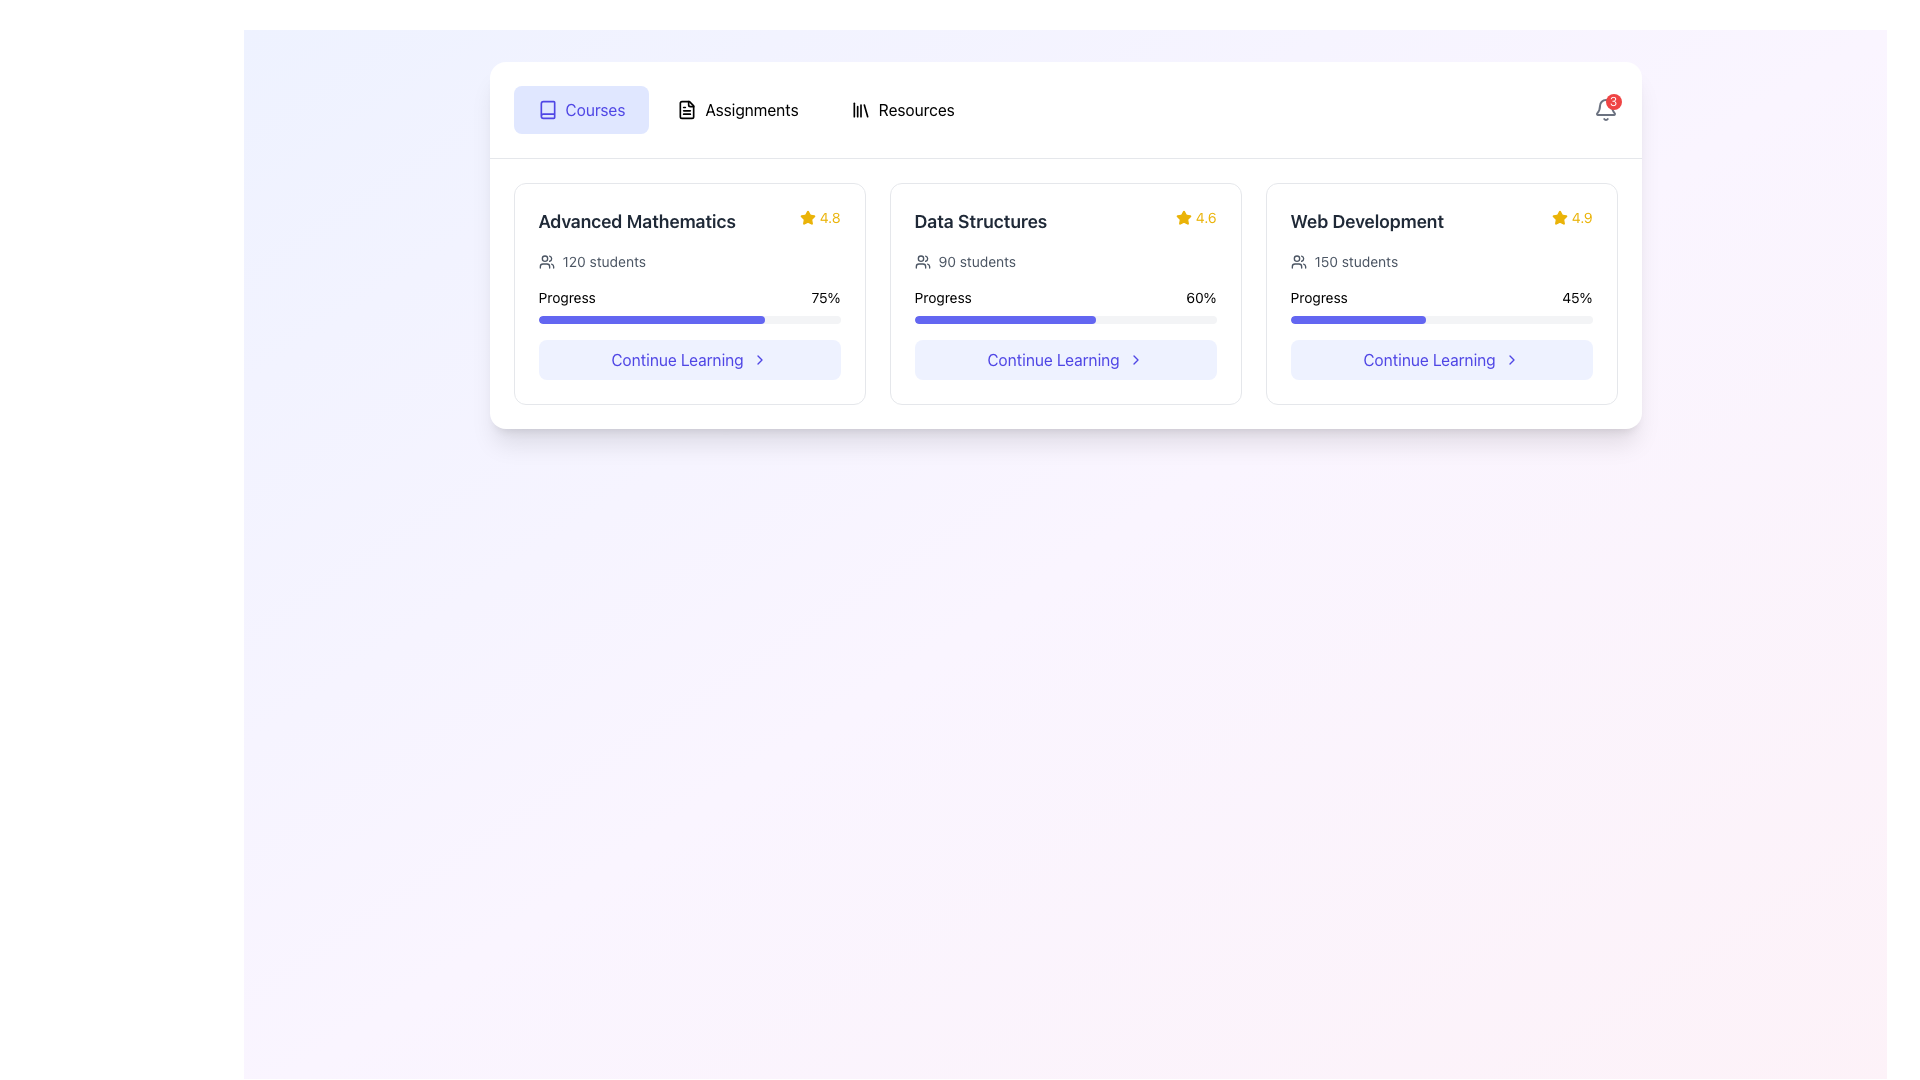  What do you see at coordinates (921, 261) in the screenshot?
I see `the user figures icon in minimalist line-art style located to the left of the '90 students' text in the 'Data Structures' course card` at bounding box center [921, 261].